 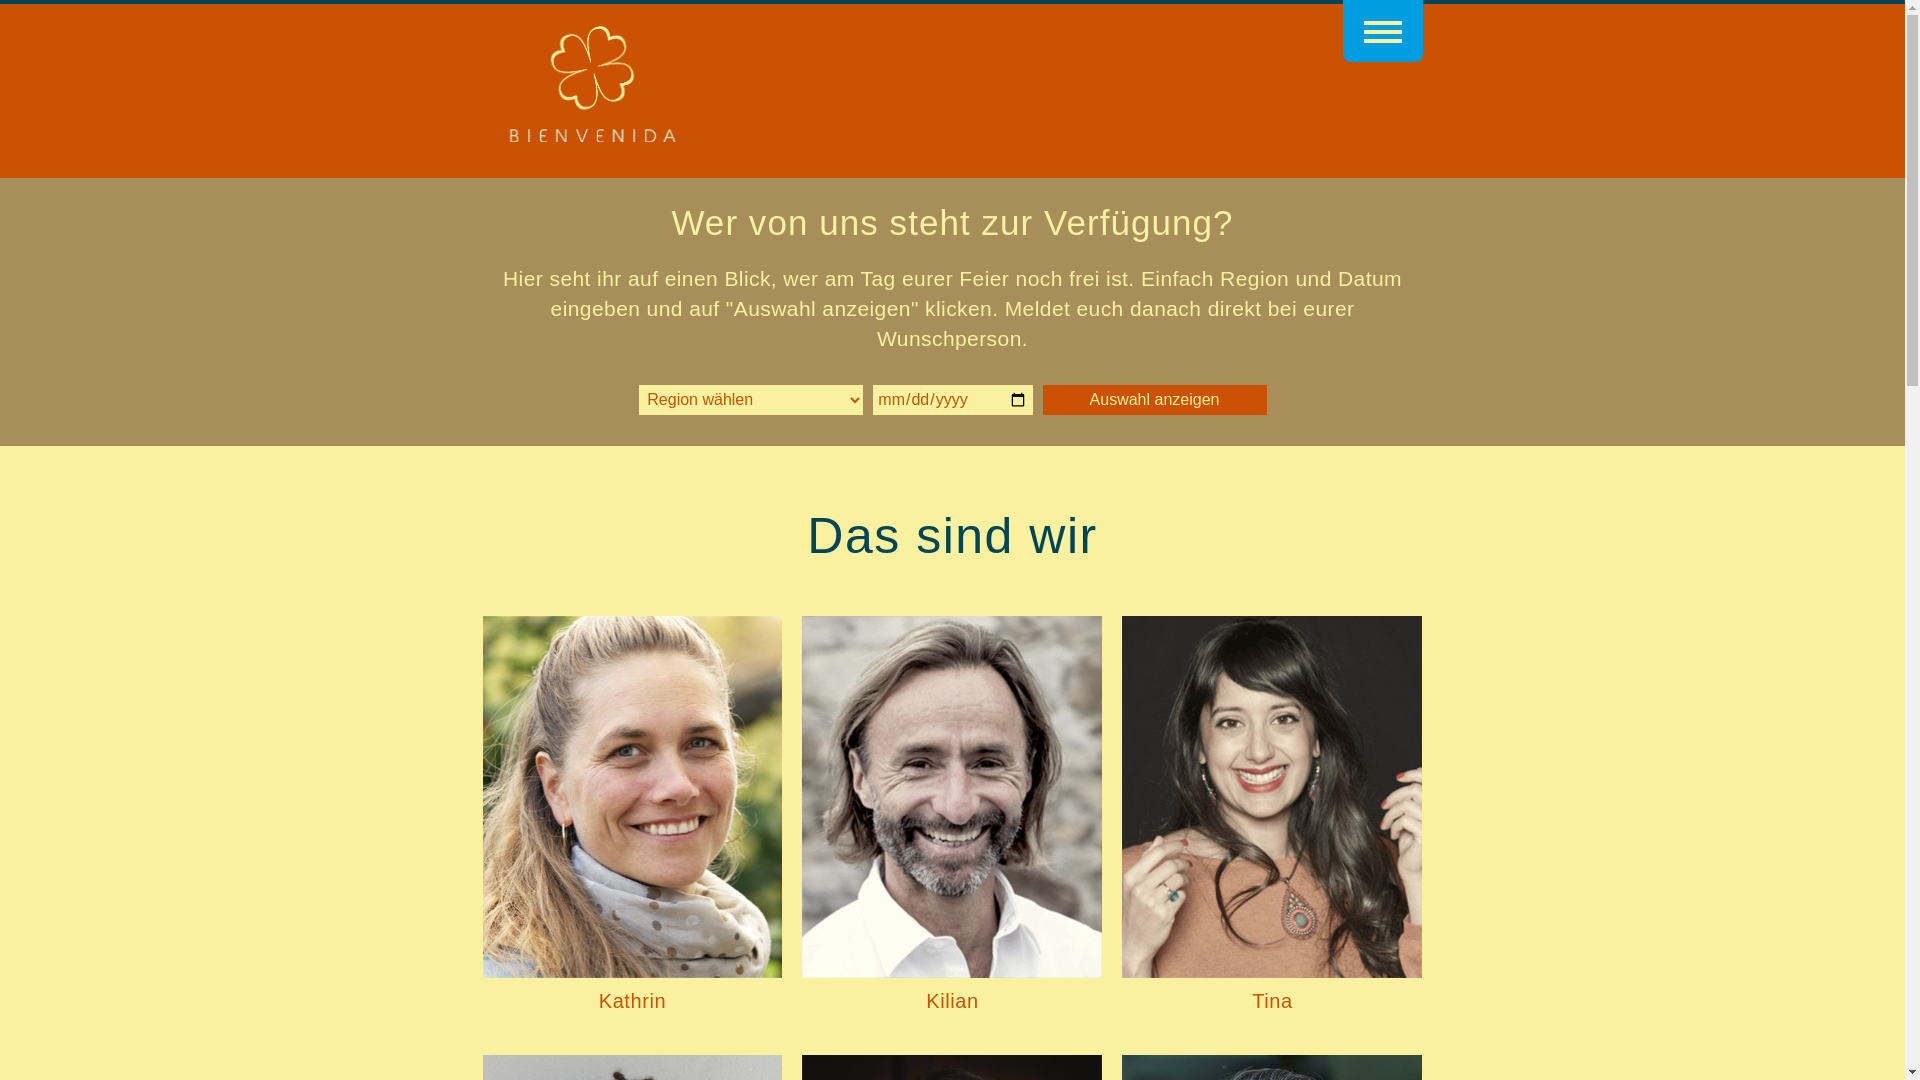 I want to click on 'Auswahl anzeigen', so click(x=1153, y=400).